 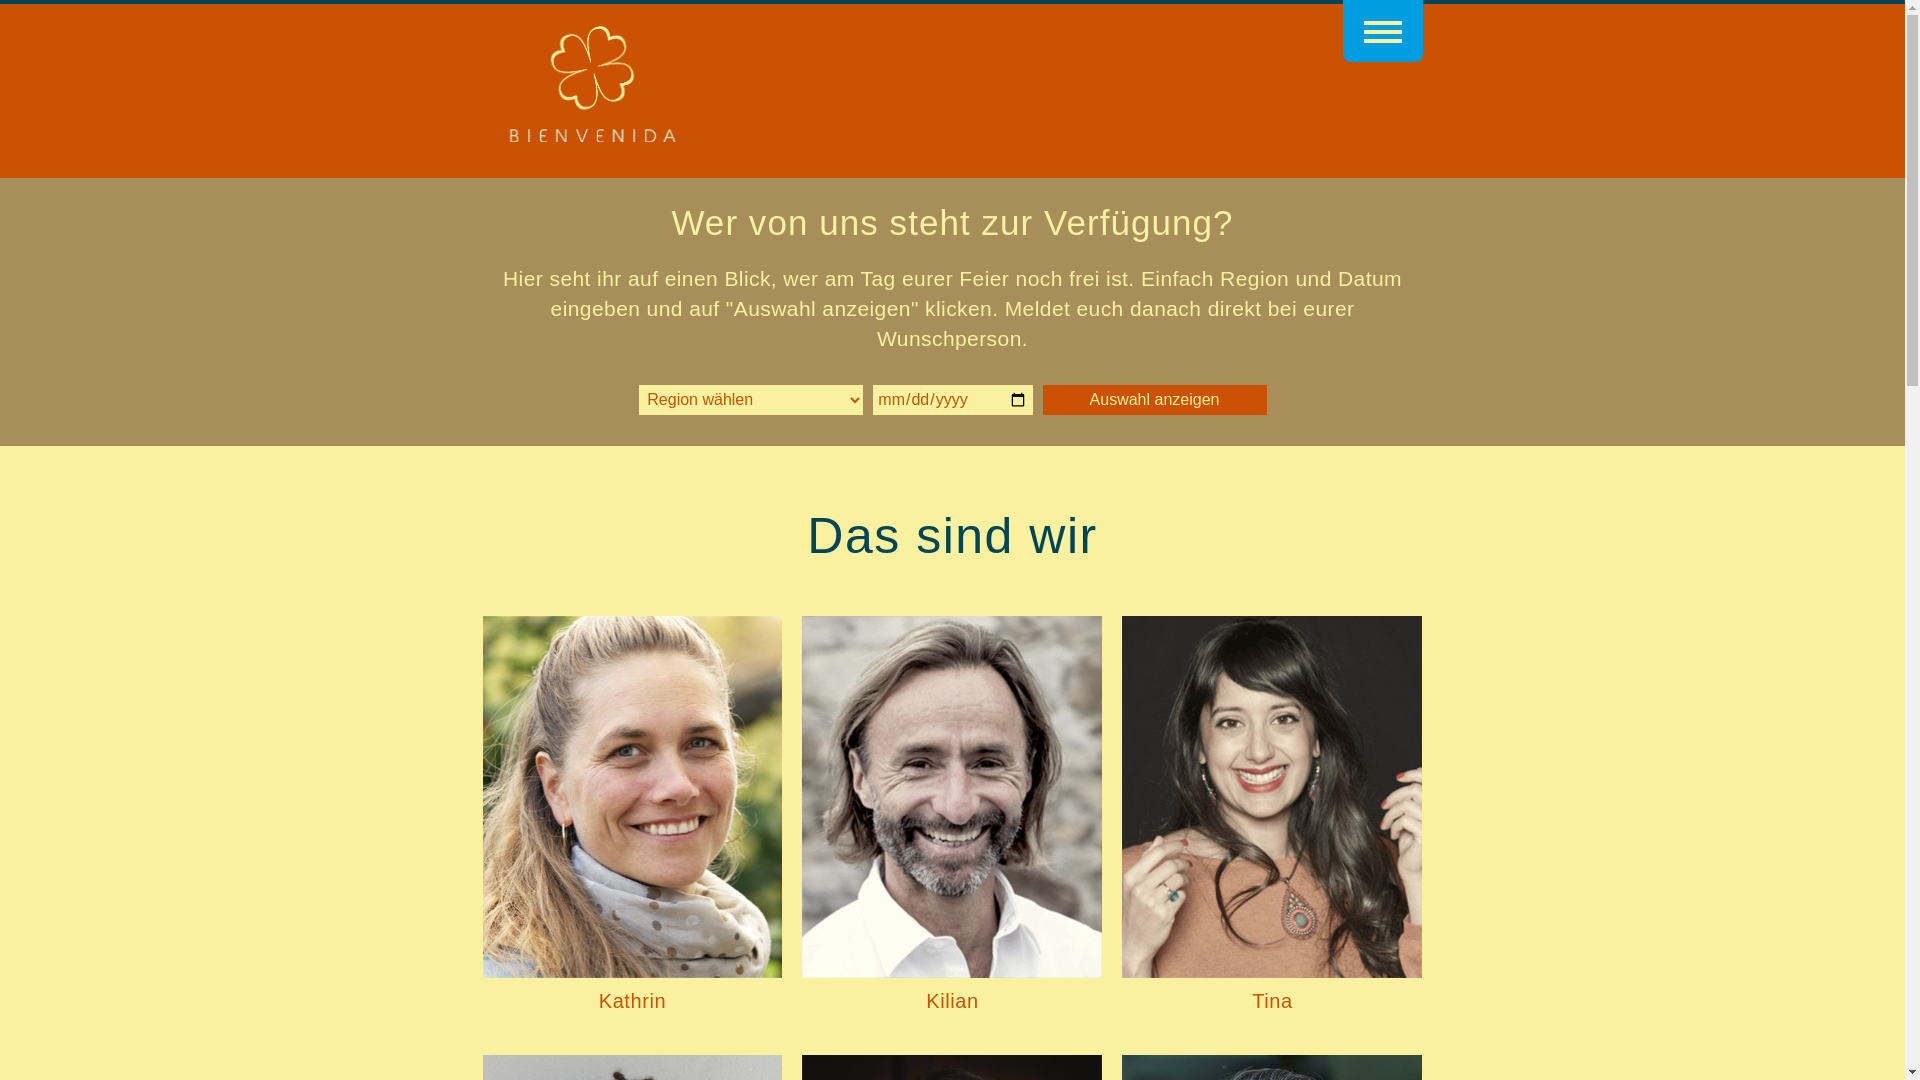 I want to click on 'Auswahl anzeigen', so click(x=1153, y=400).